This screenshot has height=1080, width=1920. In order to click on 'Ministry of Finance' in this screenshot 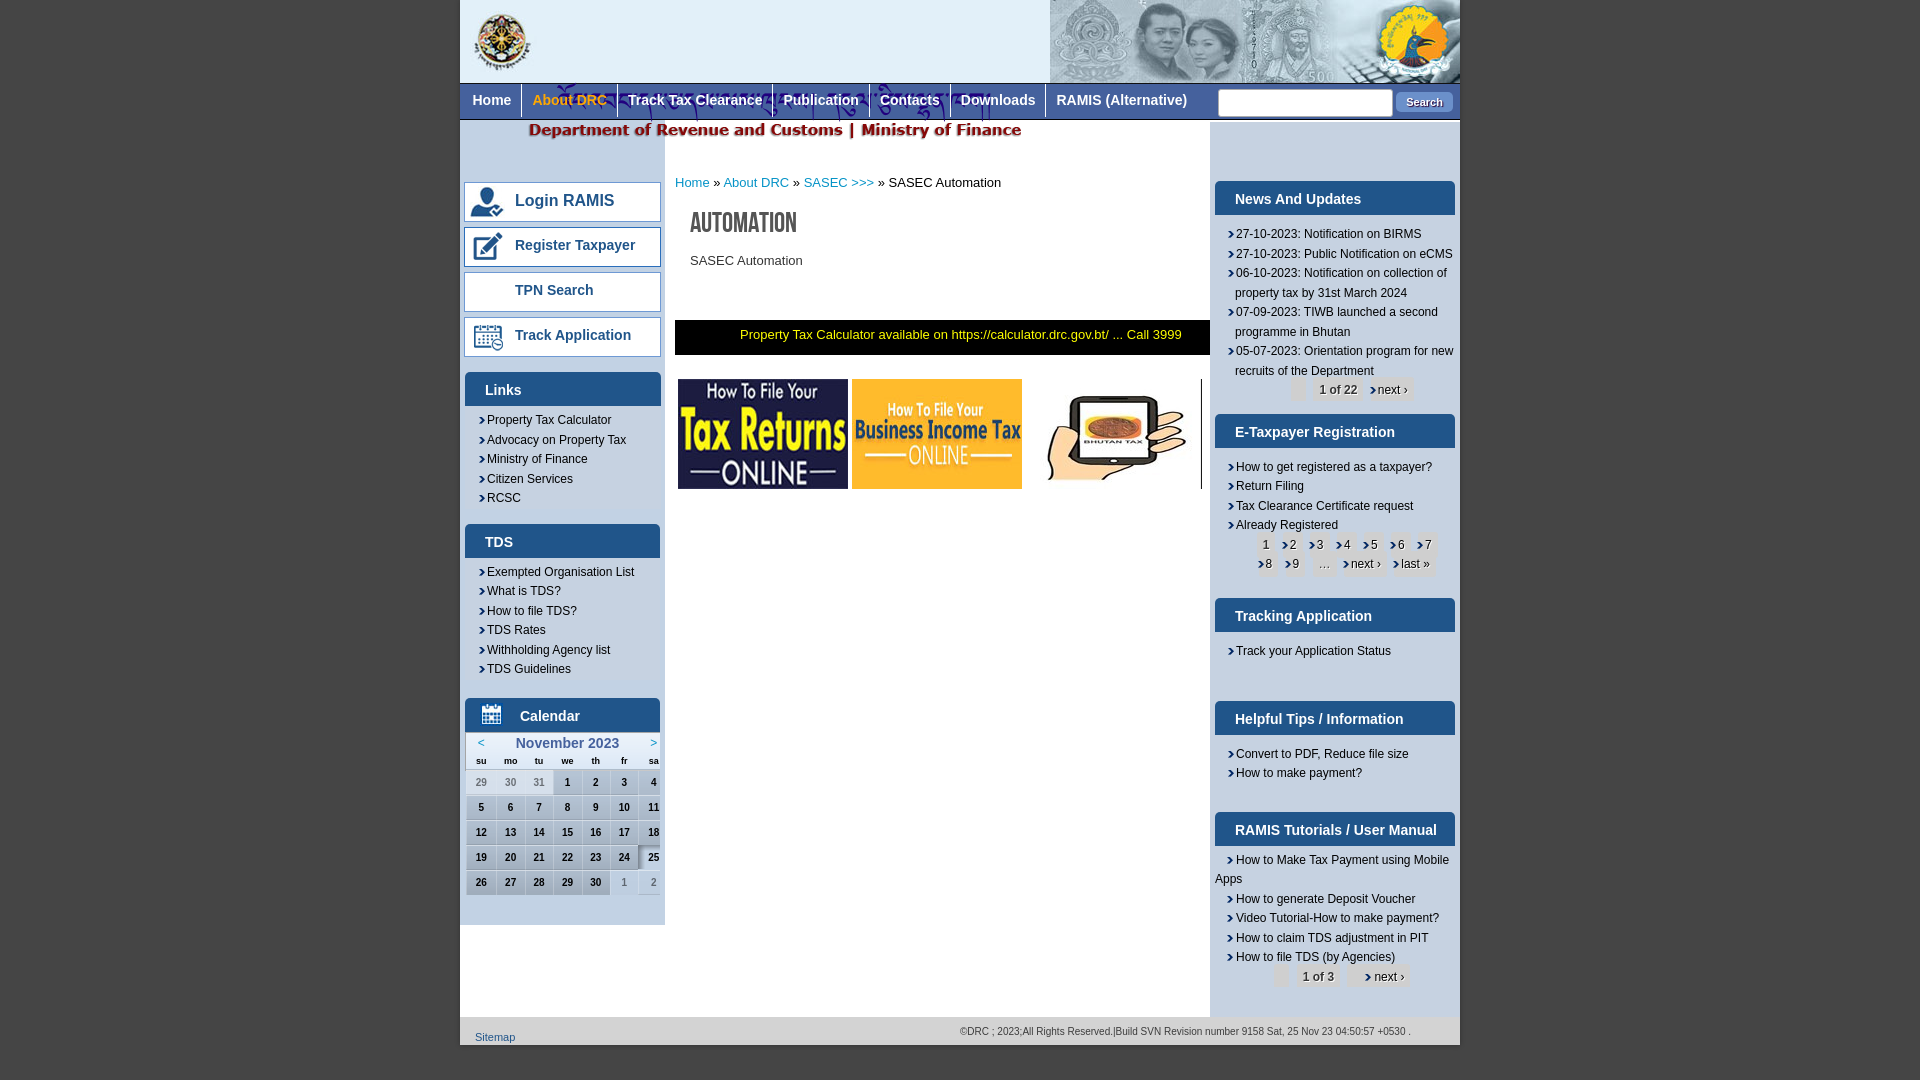, I will do `click(475, 459)`.